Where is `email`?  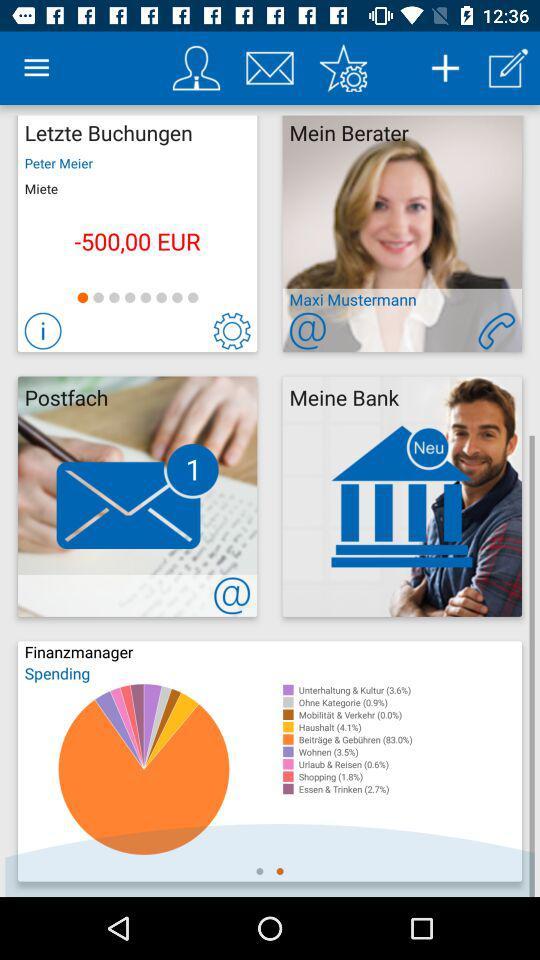 email is located at coordinates (270, 68).